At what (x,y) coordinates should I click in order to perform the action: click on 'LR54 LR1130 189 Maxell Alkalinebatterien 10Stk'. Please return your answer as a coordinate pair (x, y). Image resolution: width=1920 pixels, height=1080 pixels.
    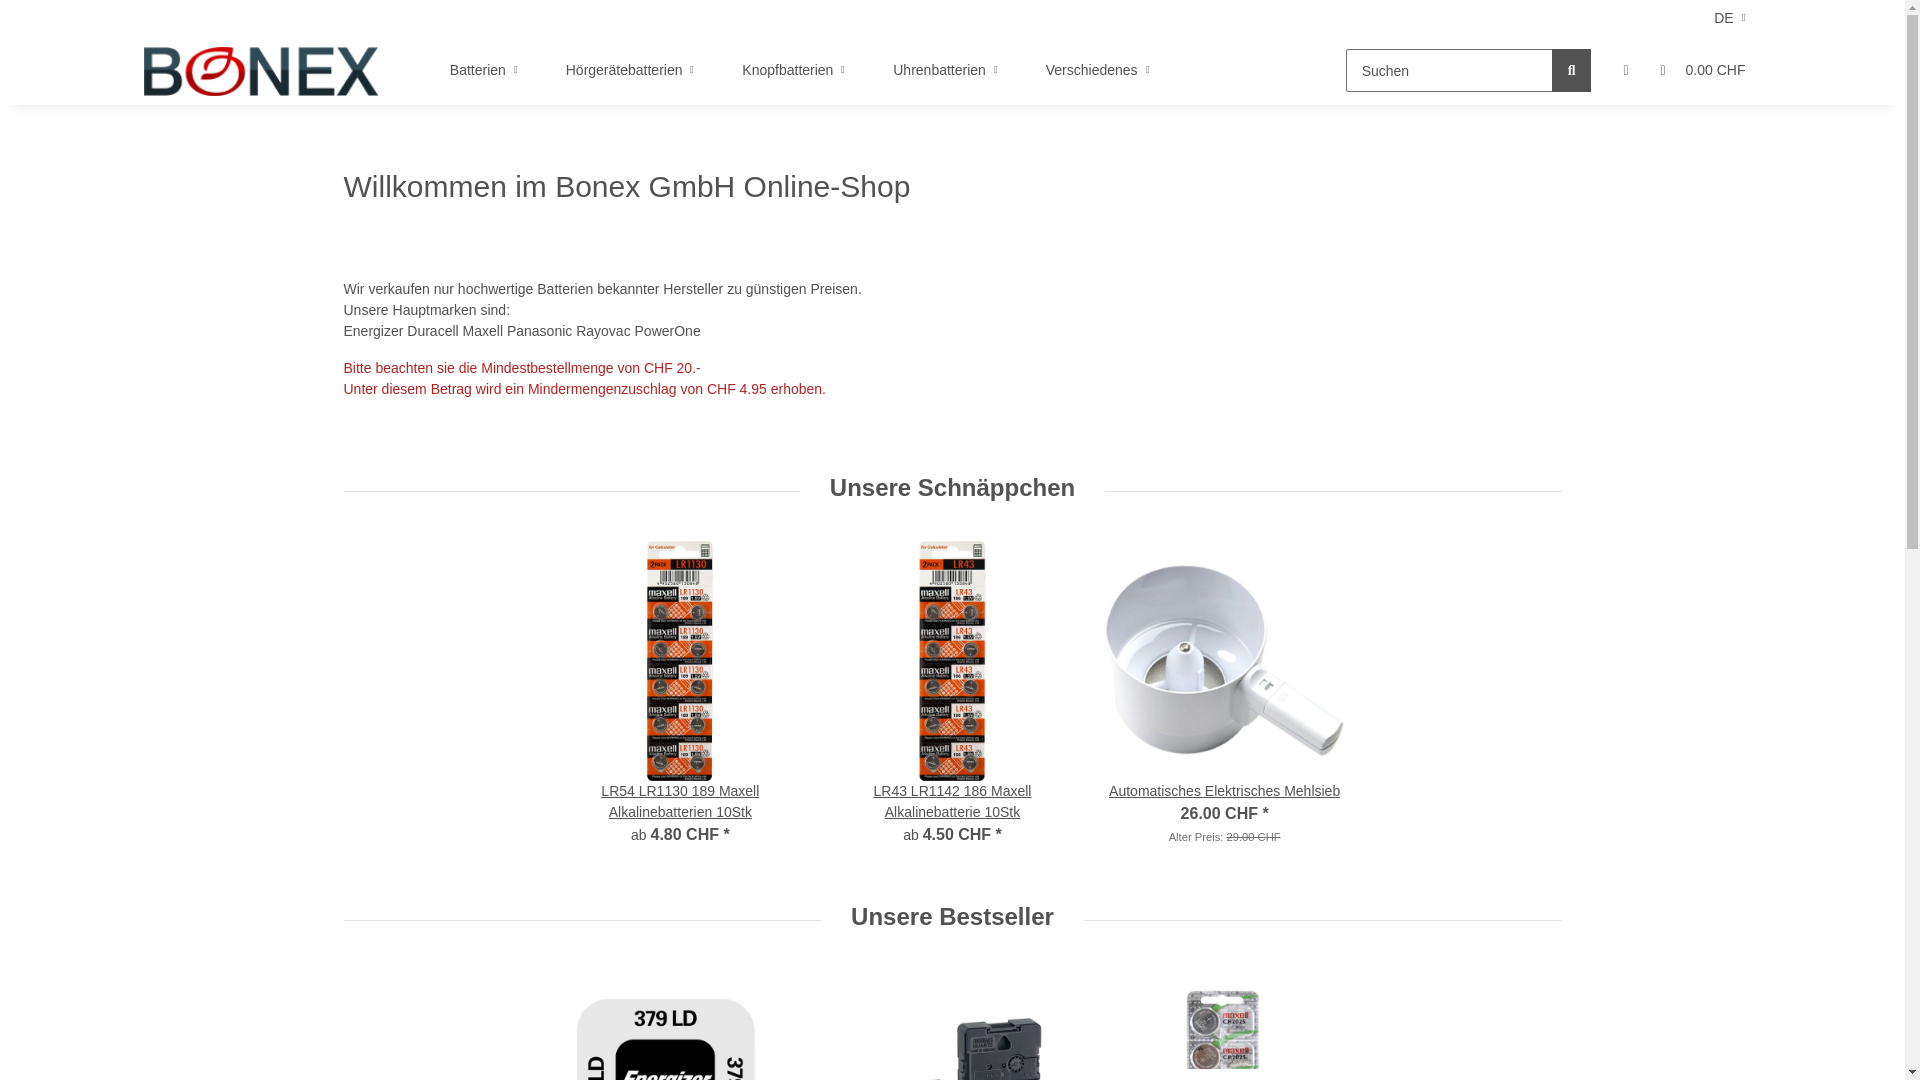
    Looking at the image, I should click on (560, 801).